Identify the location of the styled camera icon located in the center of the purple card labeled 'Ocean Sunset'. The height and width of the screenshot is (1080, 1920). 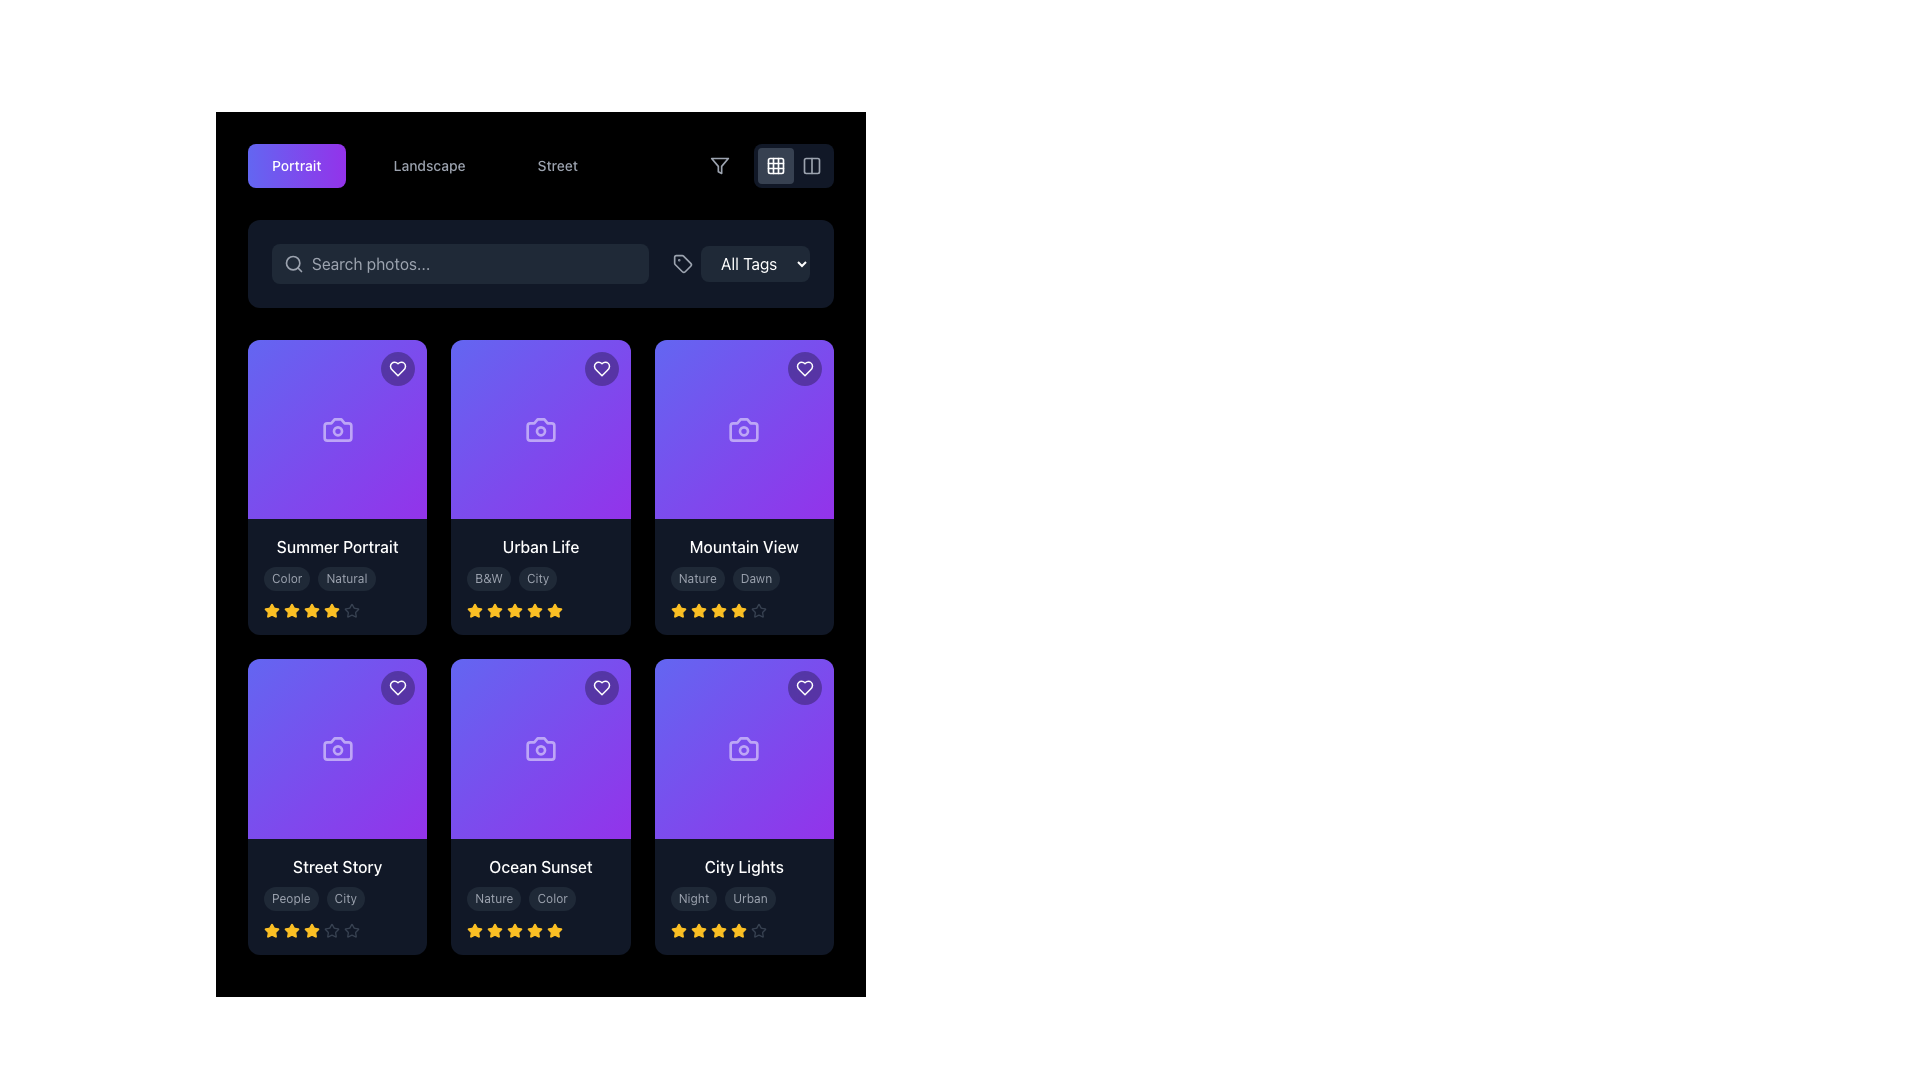
(541, 748).